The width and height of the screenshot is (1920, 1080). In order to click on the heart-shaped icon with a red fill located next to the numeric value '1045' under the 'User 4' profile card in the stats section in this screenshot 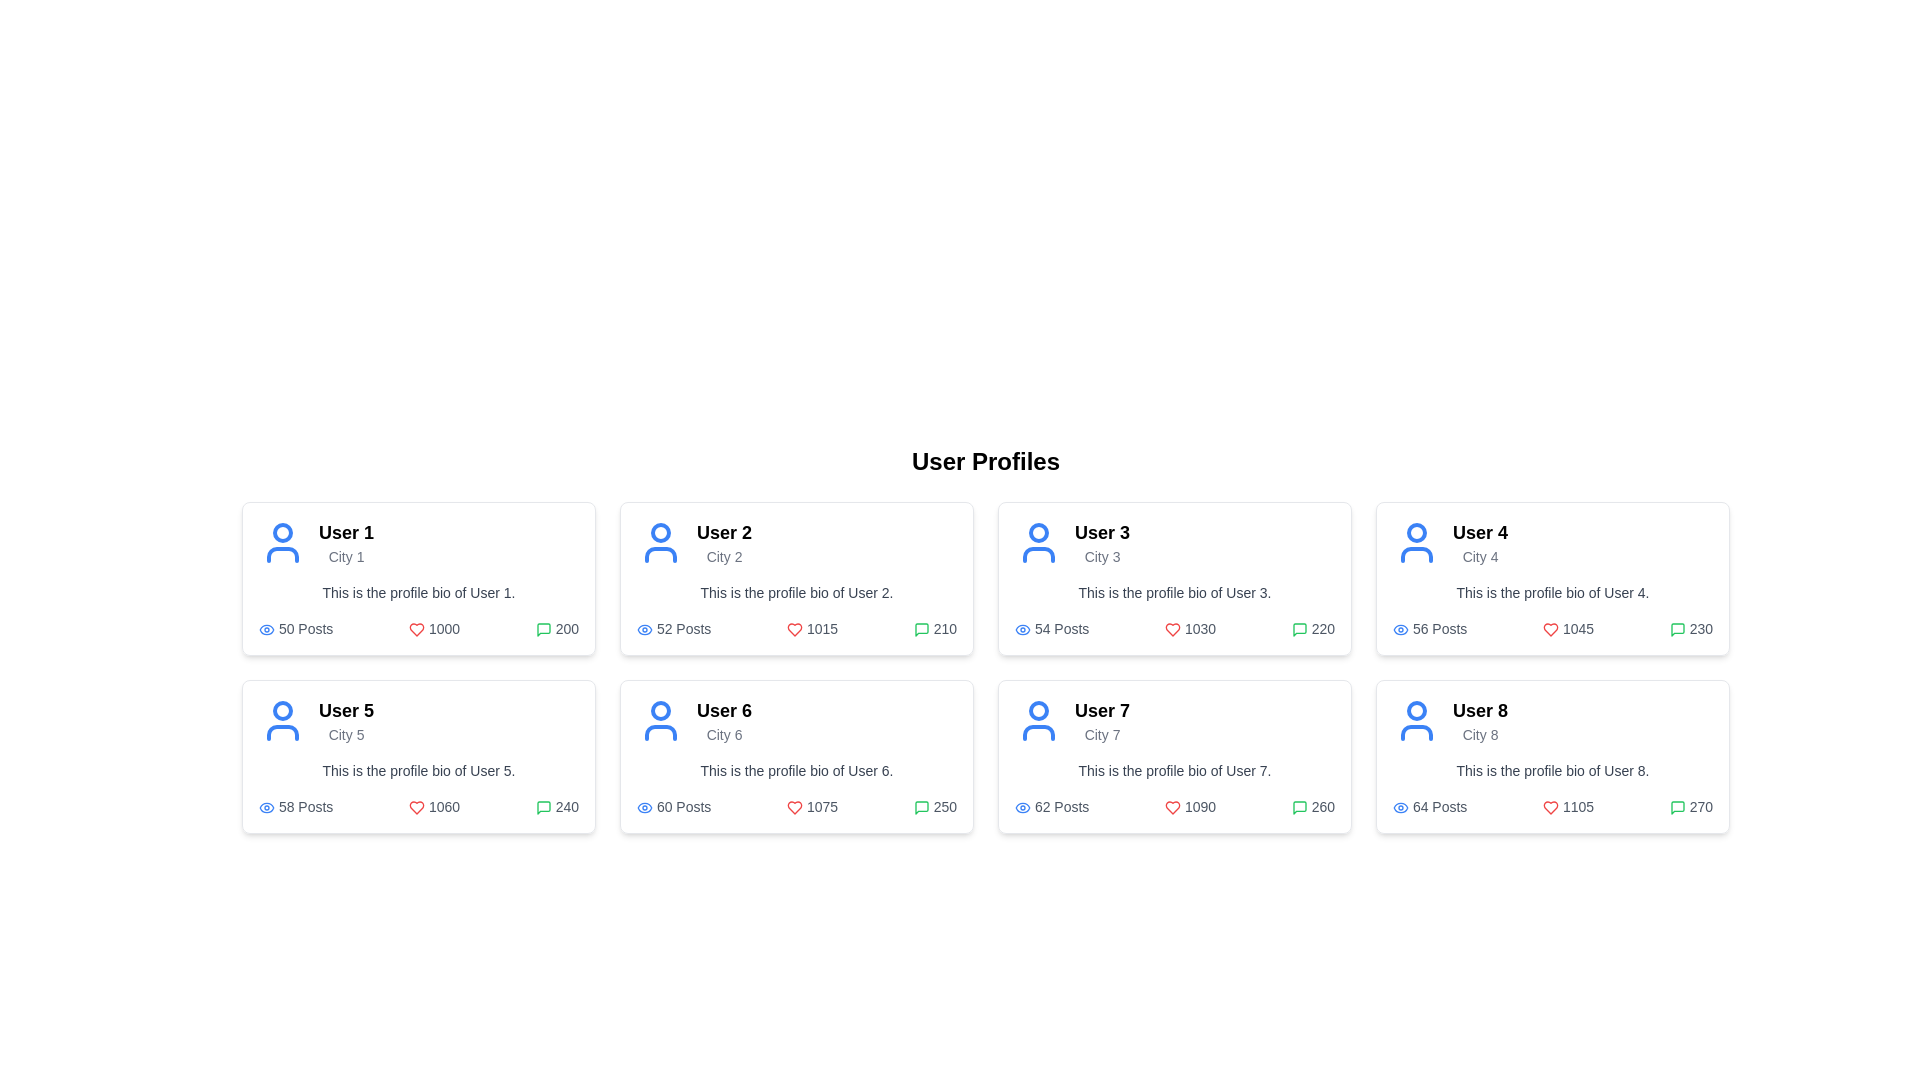, I will do `click(1549, 630)`.